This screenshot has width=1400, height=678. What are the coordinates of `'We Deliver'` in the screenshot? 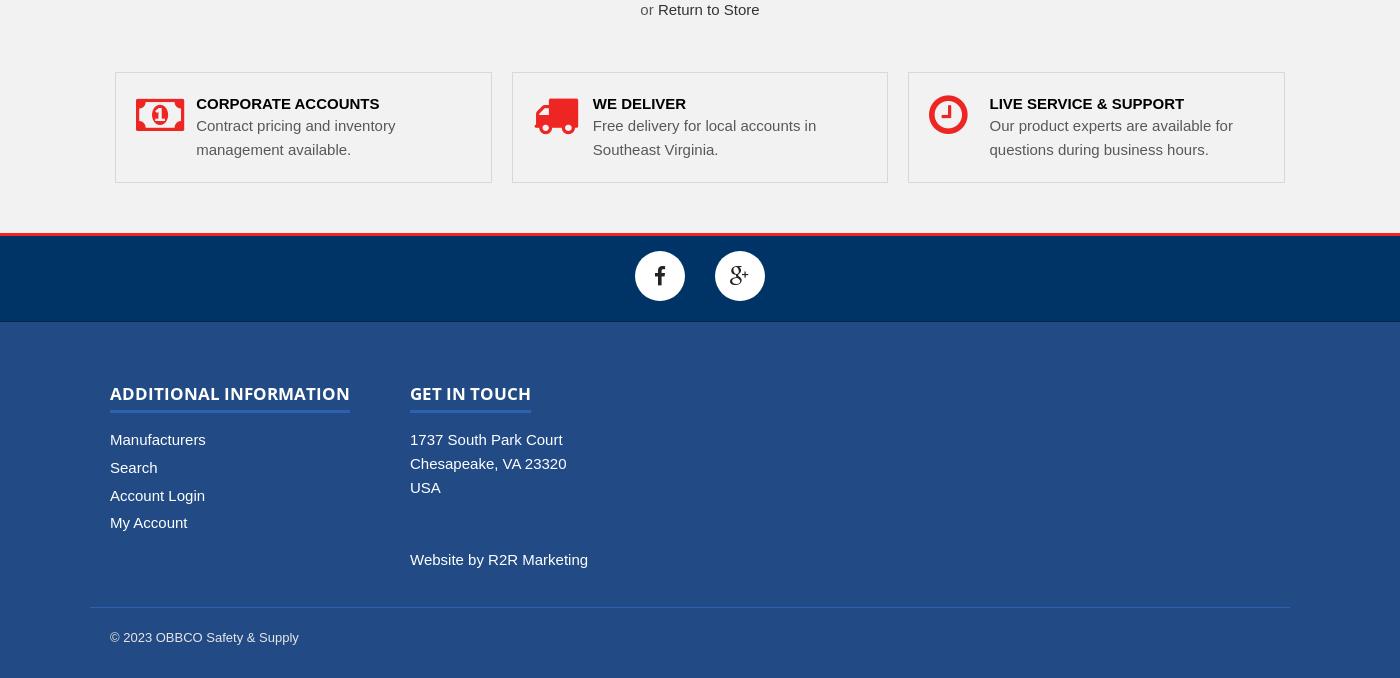 It's located at (592, 102).